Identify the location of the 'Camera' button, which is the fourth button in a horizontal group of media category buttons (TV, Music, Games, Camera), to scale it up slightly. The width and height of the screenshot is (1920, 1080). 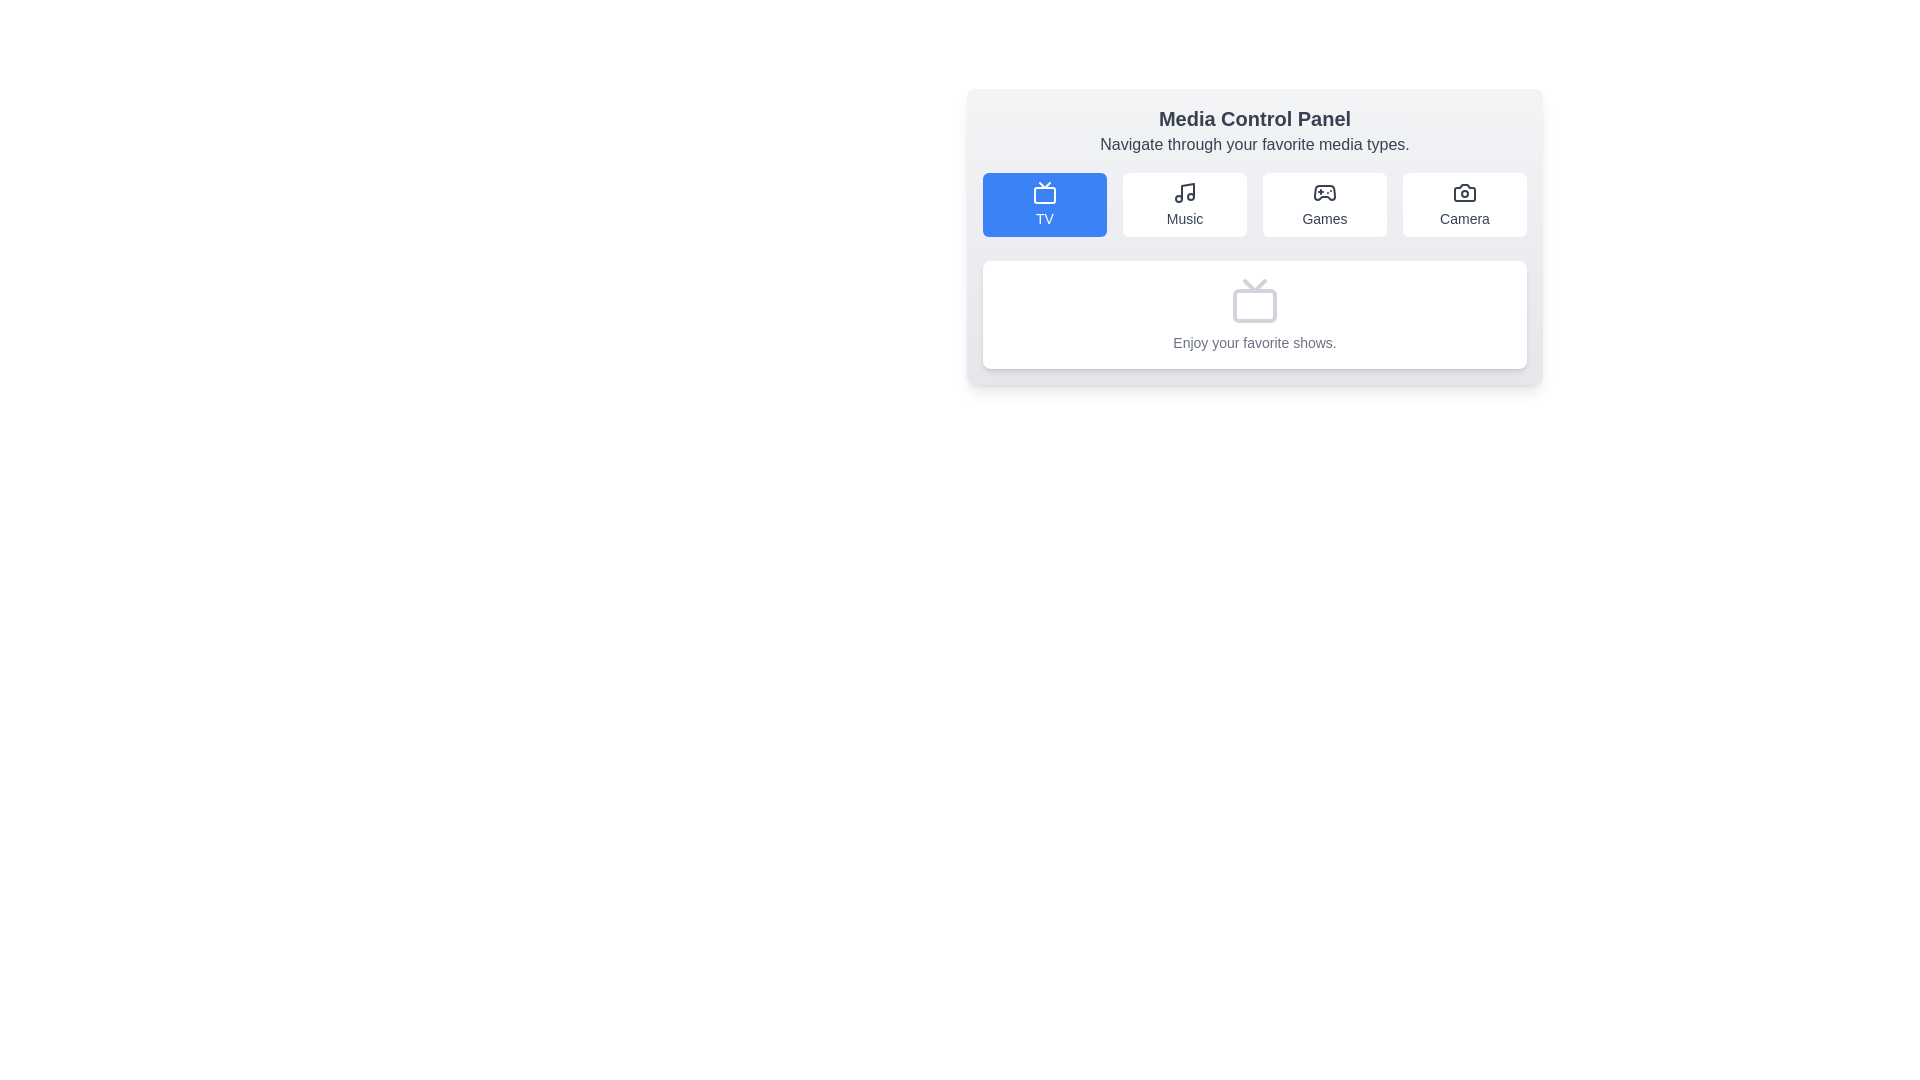
(1464, 204).